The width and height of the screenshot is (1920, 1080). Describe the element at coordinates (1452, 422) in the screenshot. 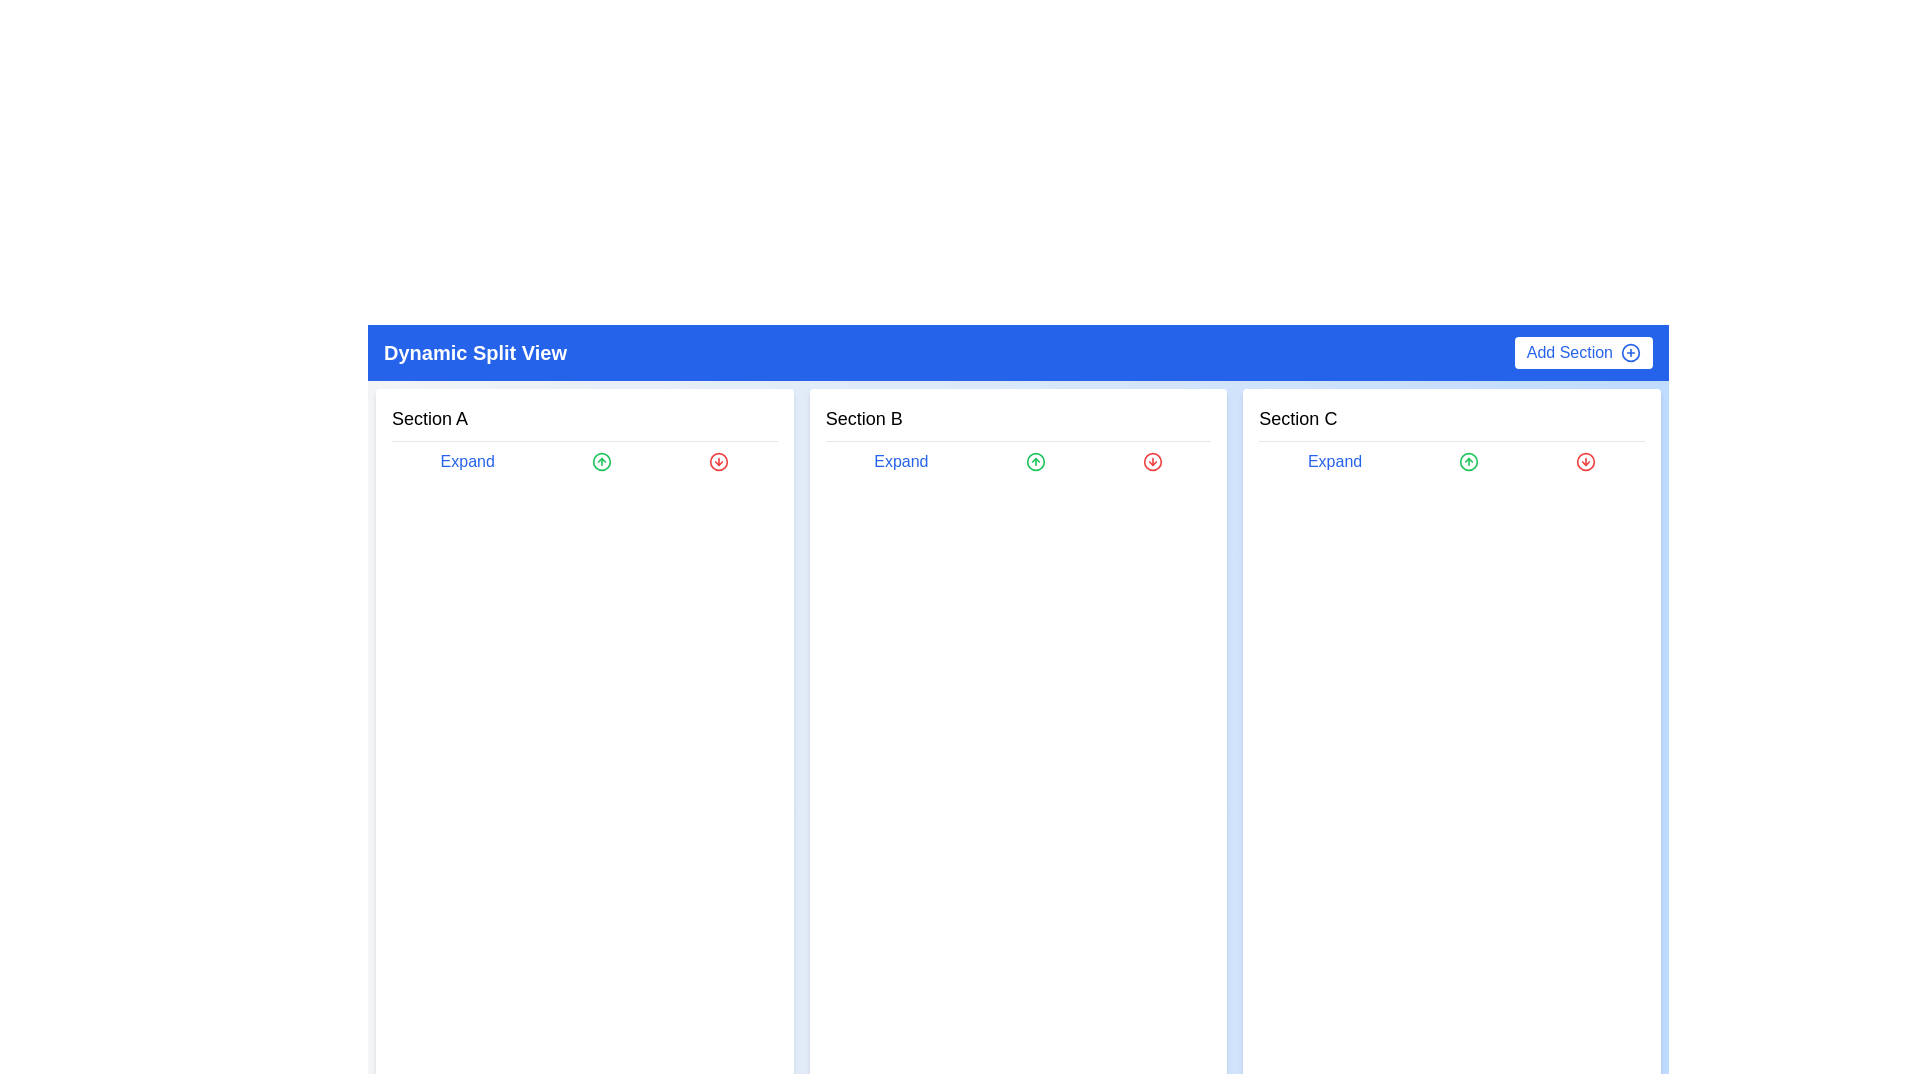

I see `the Text Label that serves as the section header for 'Section C', located in the rightmost column of the interface` at that location.